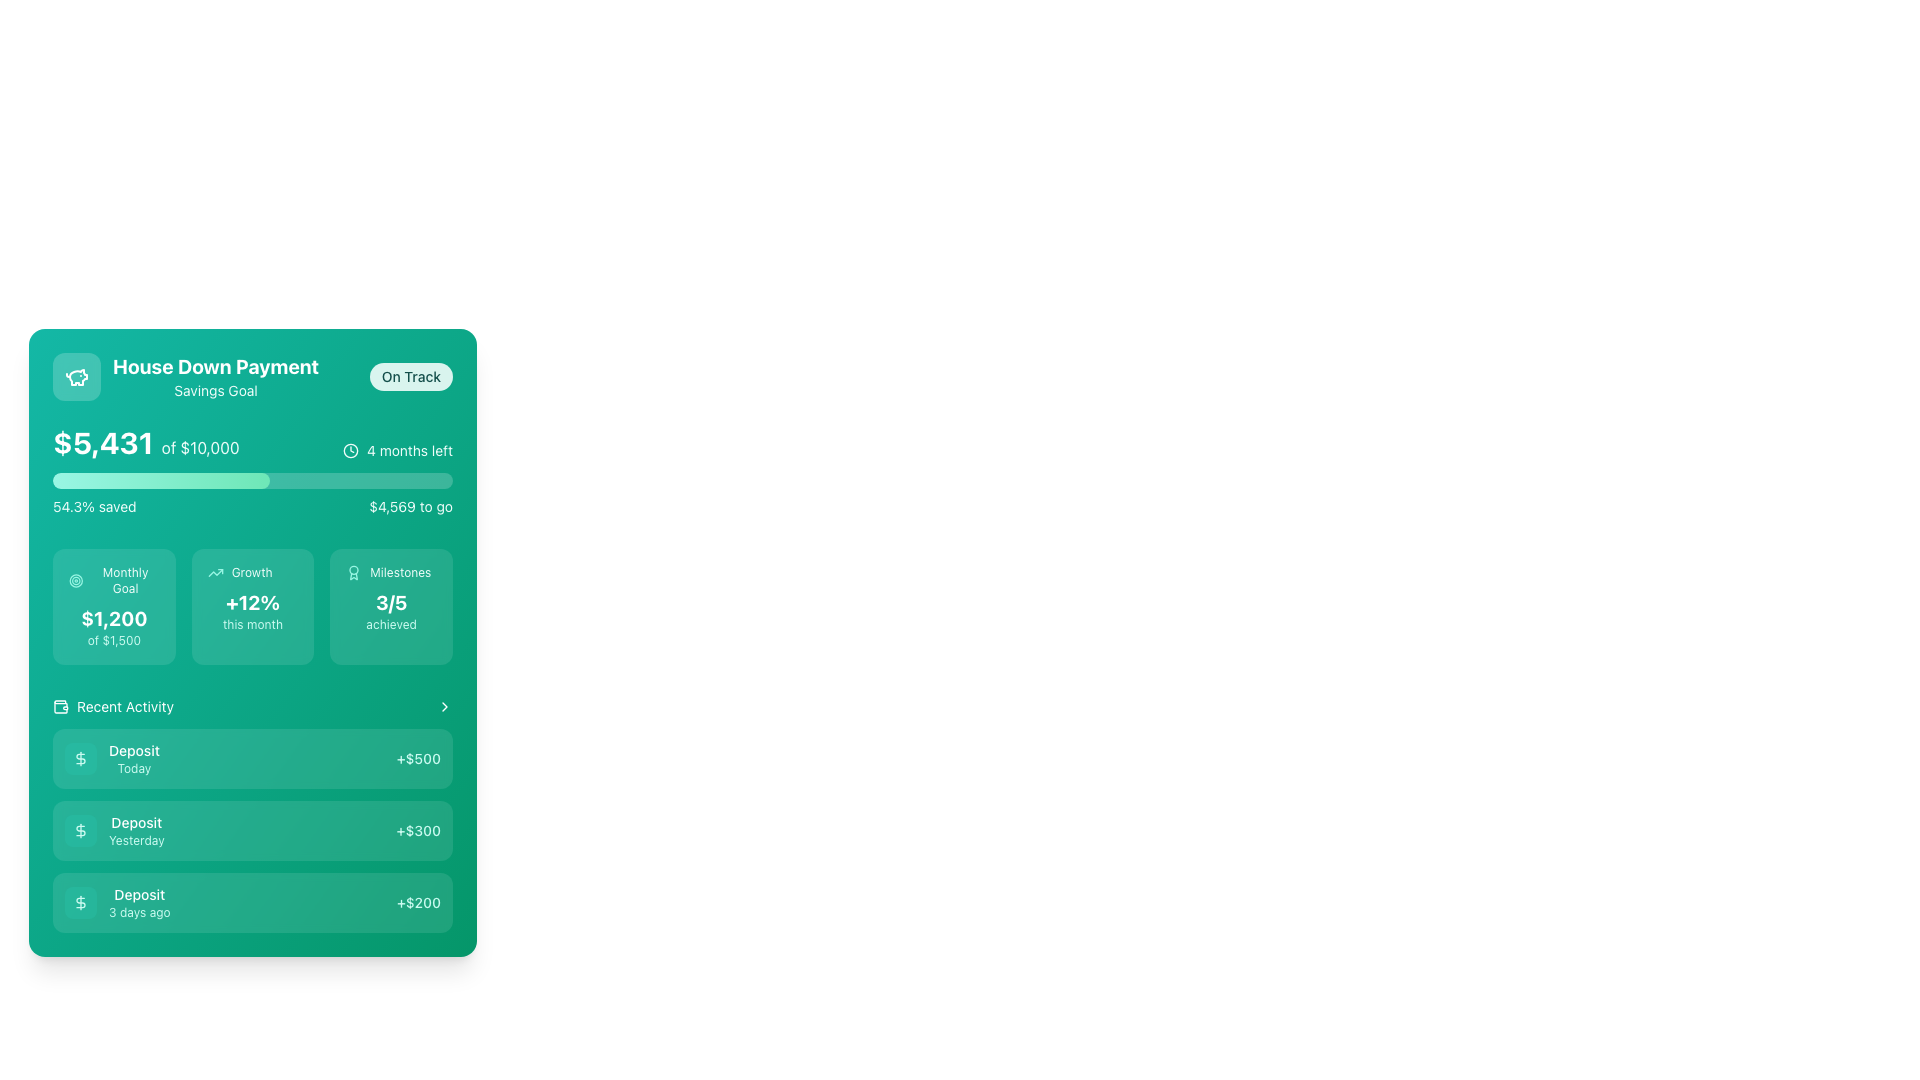 Image resolution: width=1920 pixels, height=1080 pixels. I want to click on the teal-colored circular icon with a dollar sign ($) in the 'Recent Activity' section, associated with the entry 'Deposit 3 days ago.', so click(80, 902).